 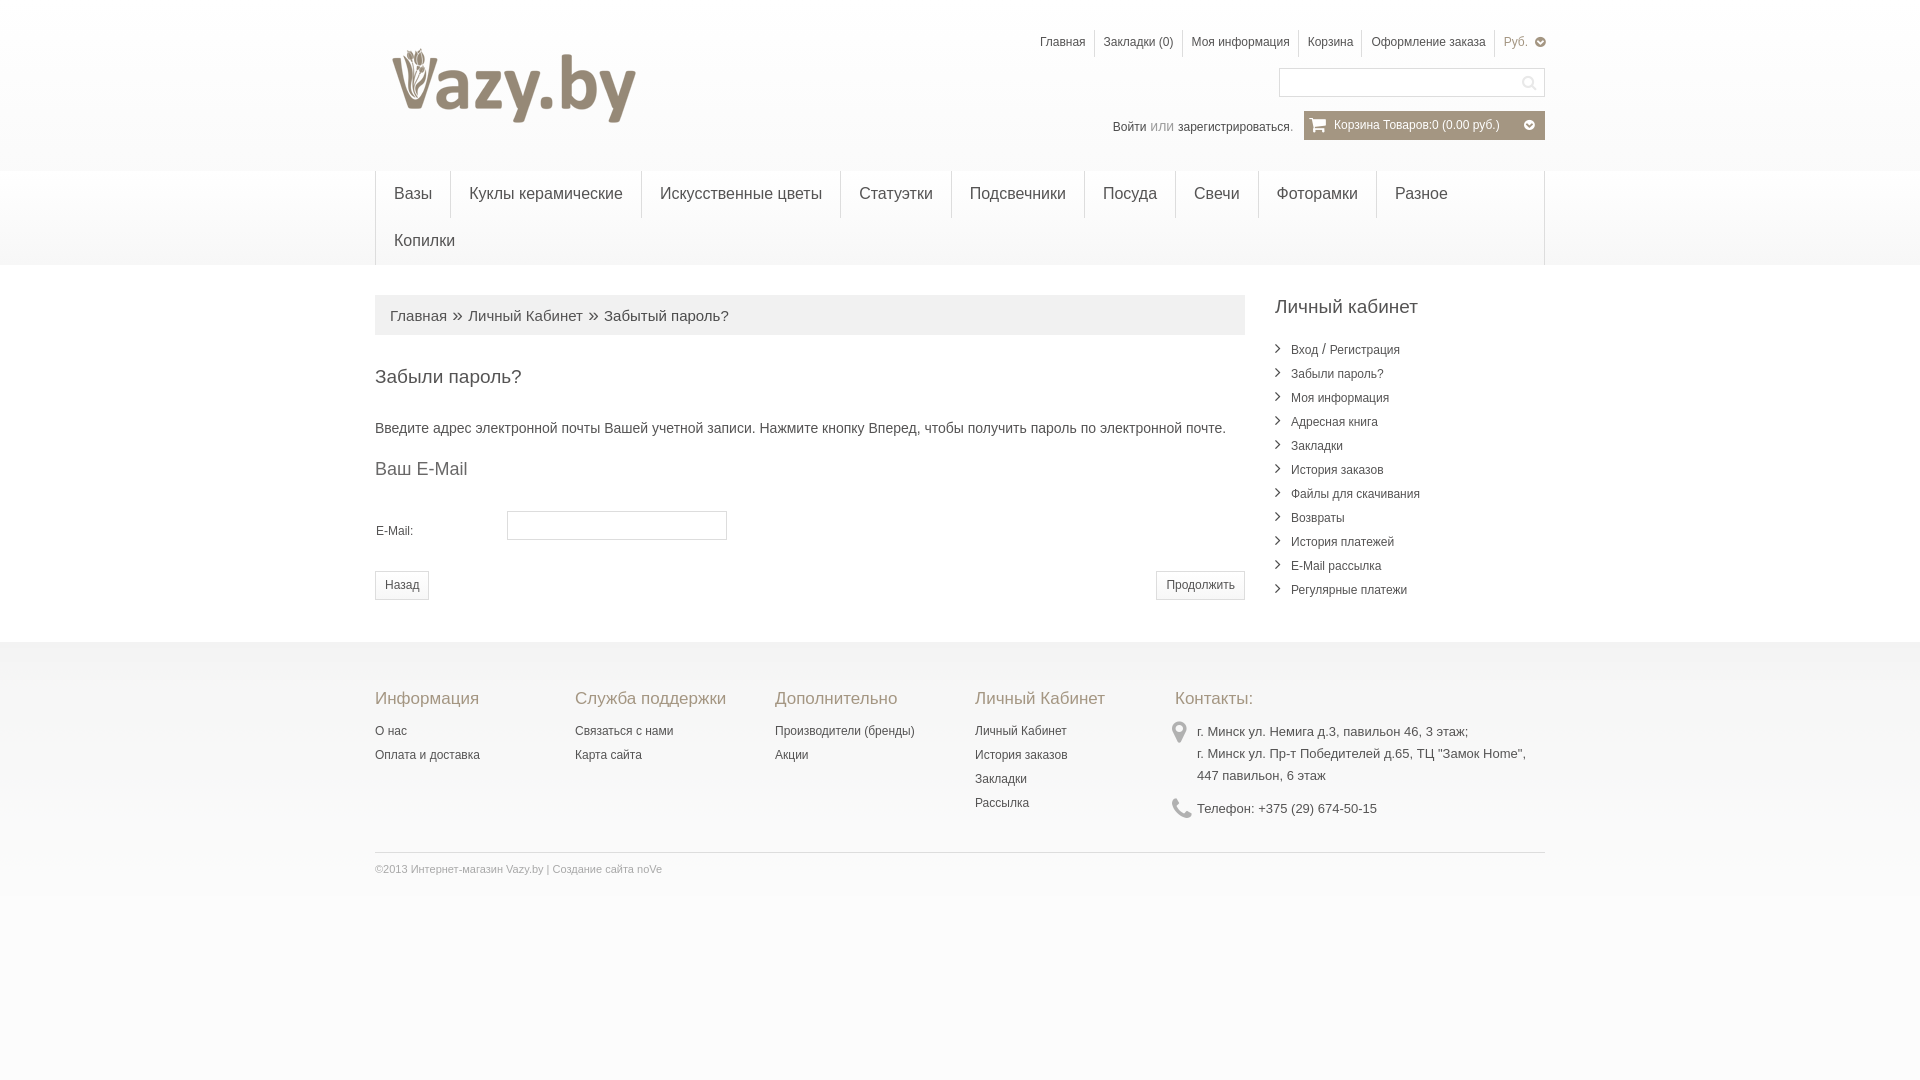 What do you see at coordinates (509, 84) in the screenshot?
I see `'Vazy.by'` at bounding box center [509, 84].